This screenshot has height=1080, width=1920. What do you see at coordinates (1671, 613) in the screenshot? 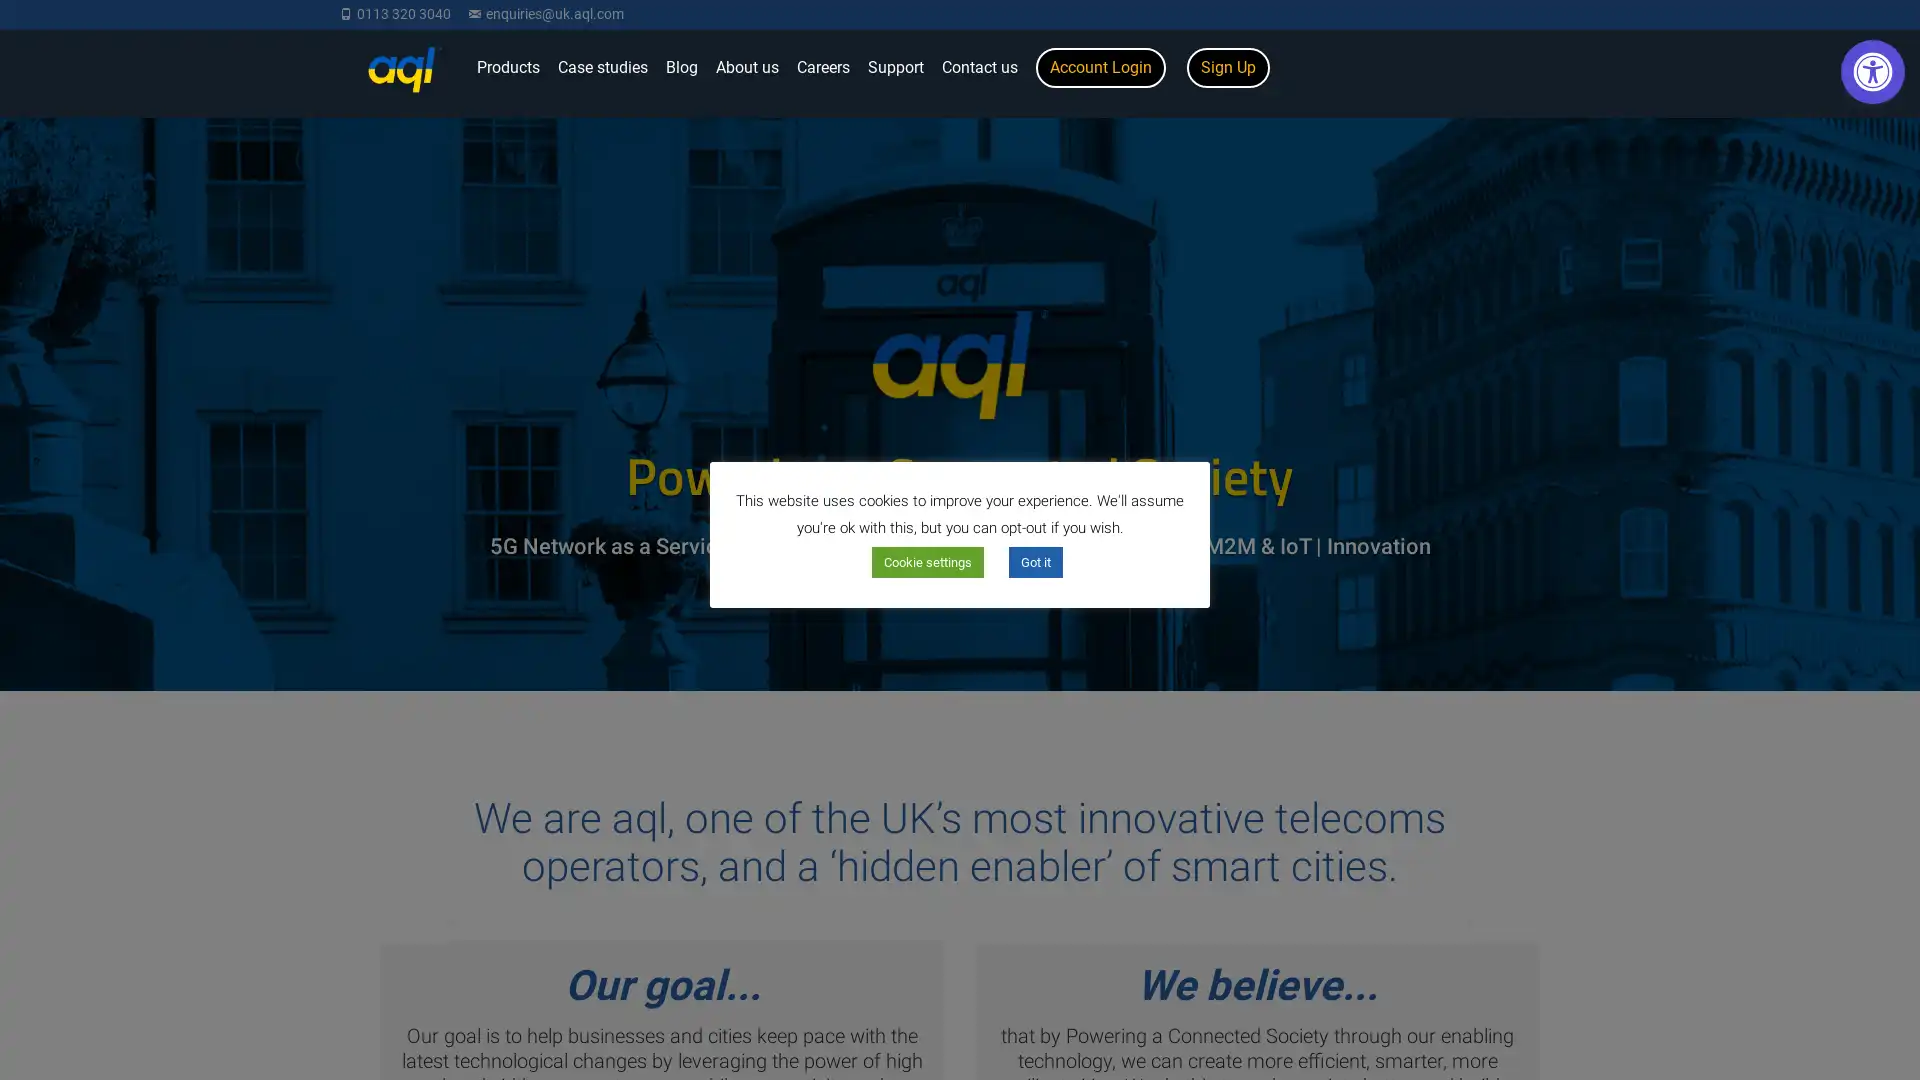
I see `Reset Settings` at bounding box center [1671, 613].